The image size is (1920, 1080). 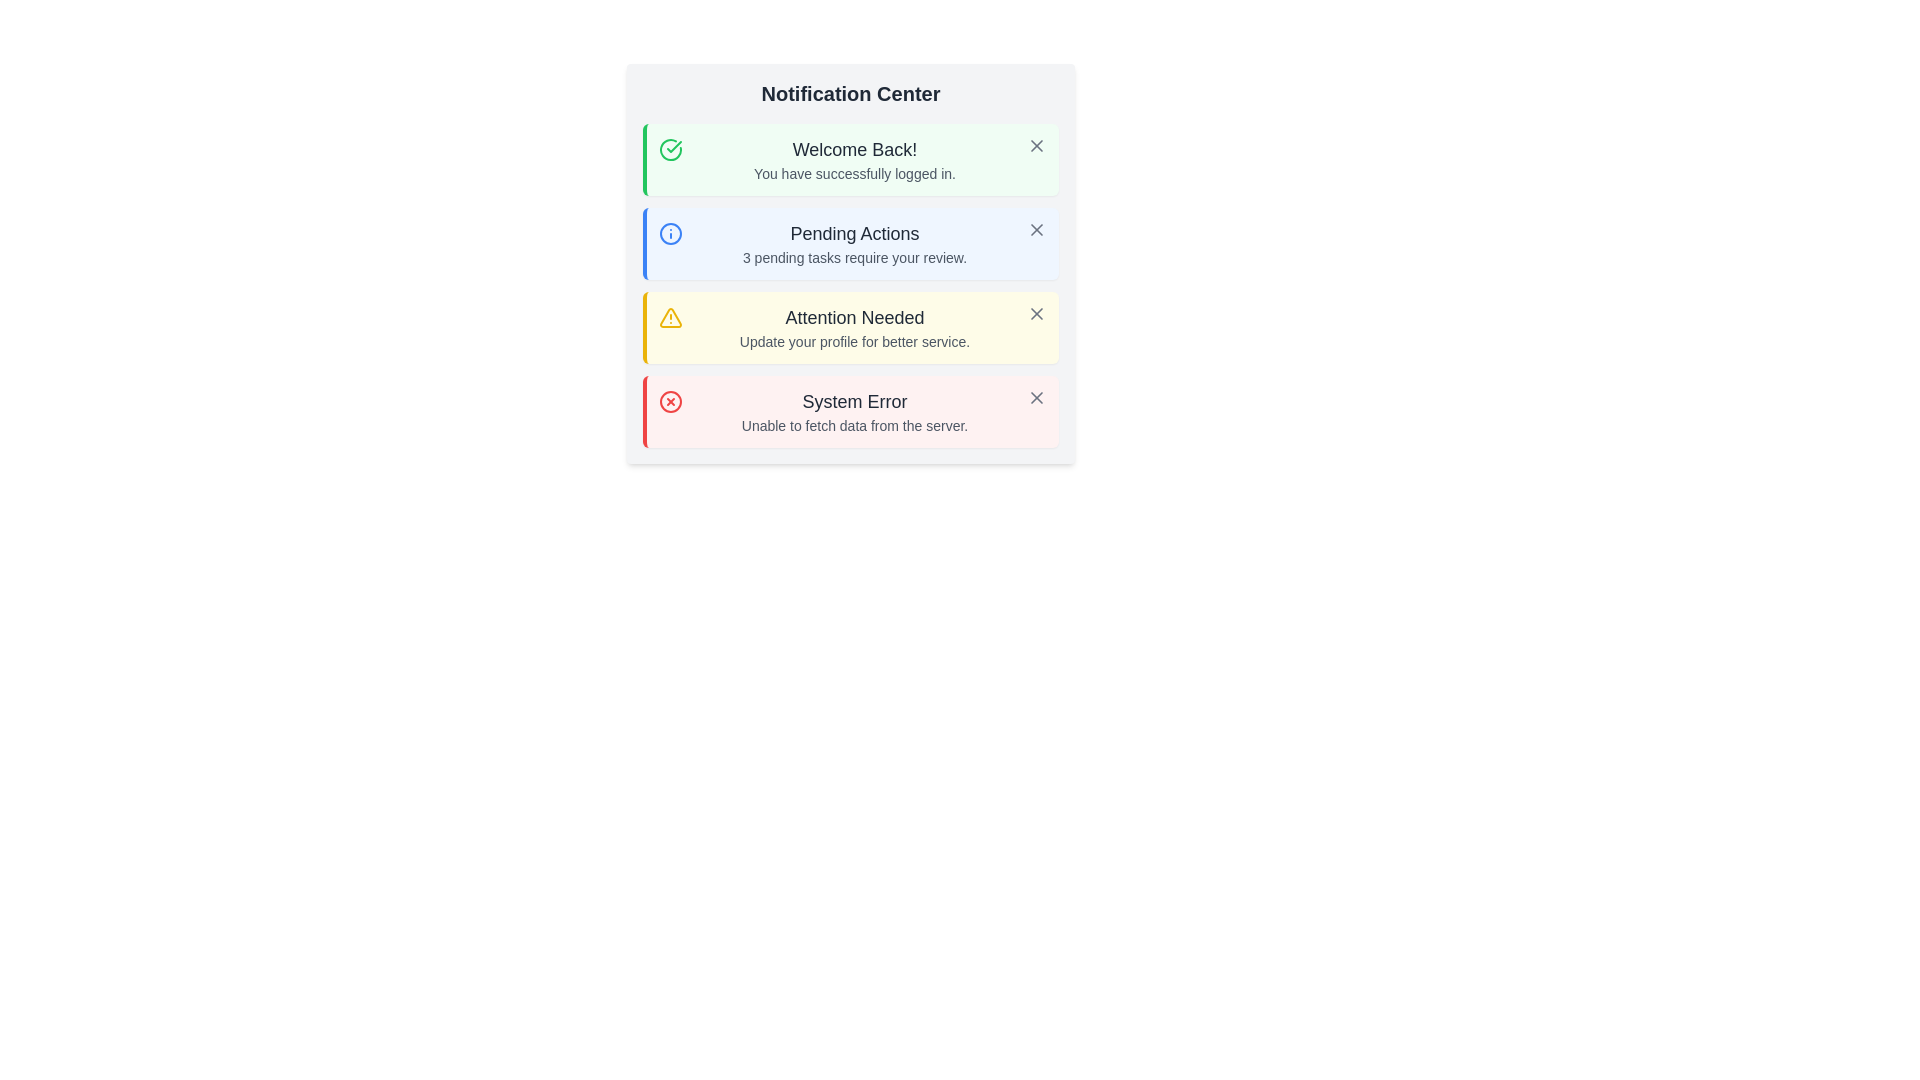 I want to click on the visual appearance of the informational icon located to the left of the 'Pending Actions' text in the notification card header, so click(x=671, y=233).